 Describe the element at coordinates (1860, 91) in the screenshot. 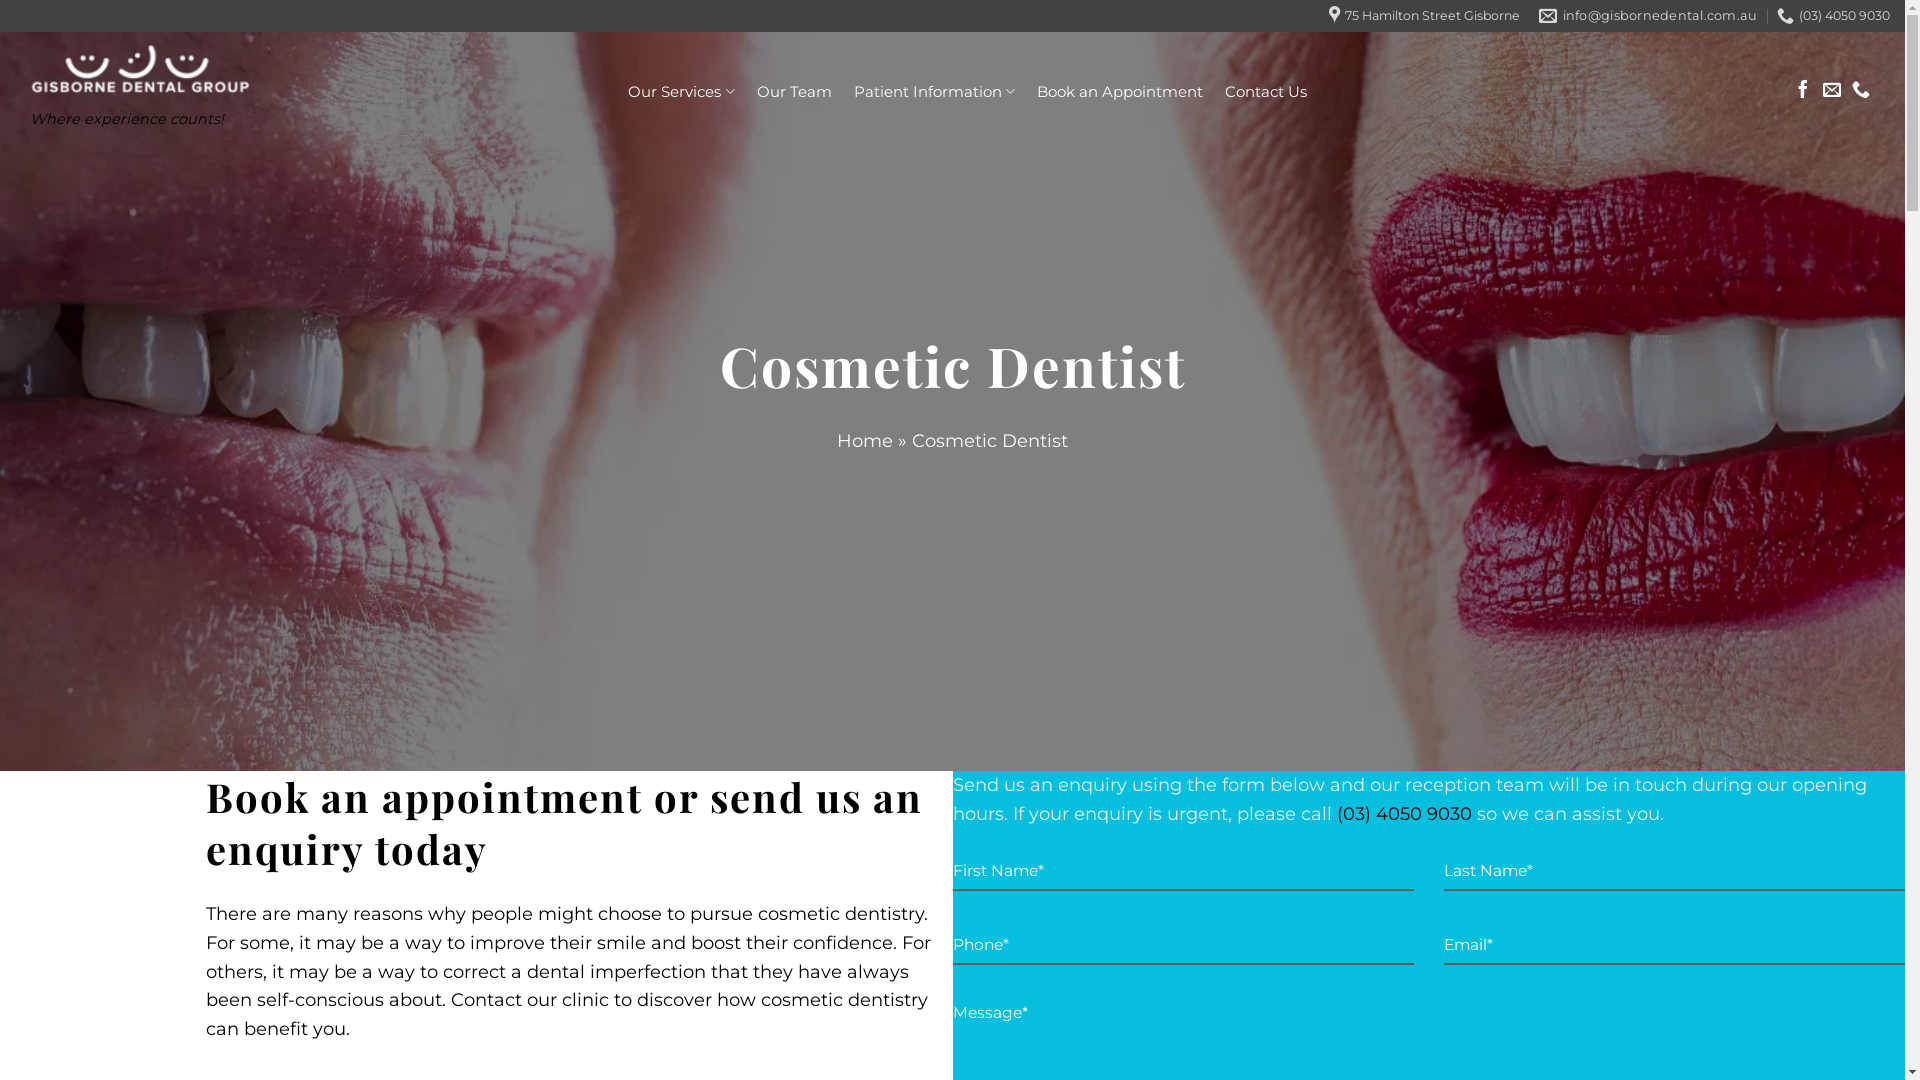

I see `'Call us'` at that location.